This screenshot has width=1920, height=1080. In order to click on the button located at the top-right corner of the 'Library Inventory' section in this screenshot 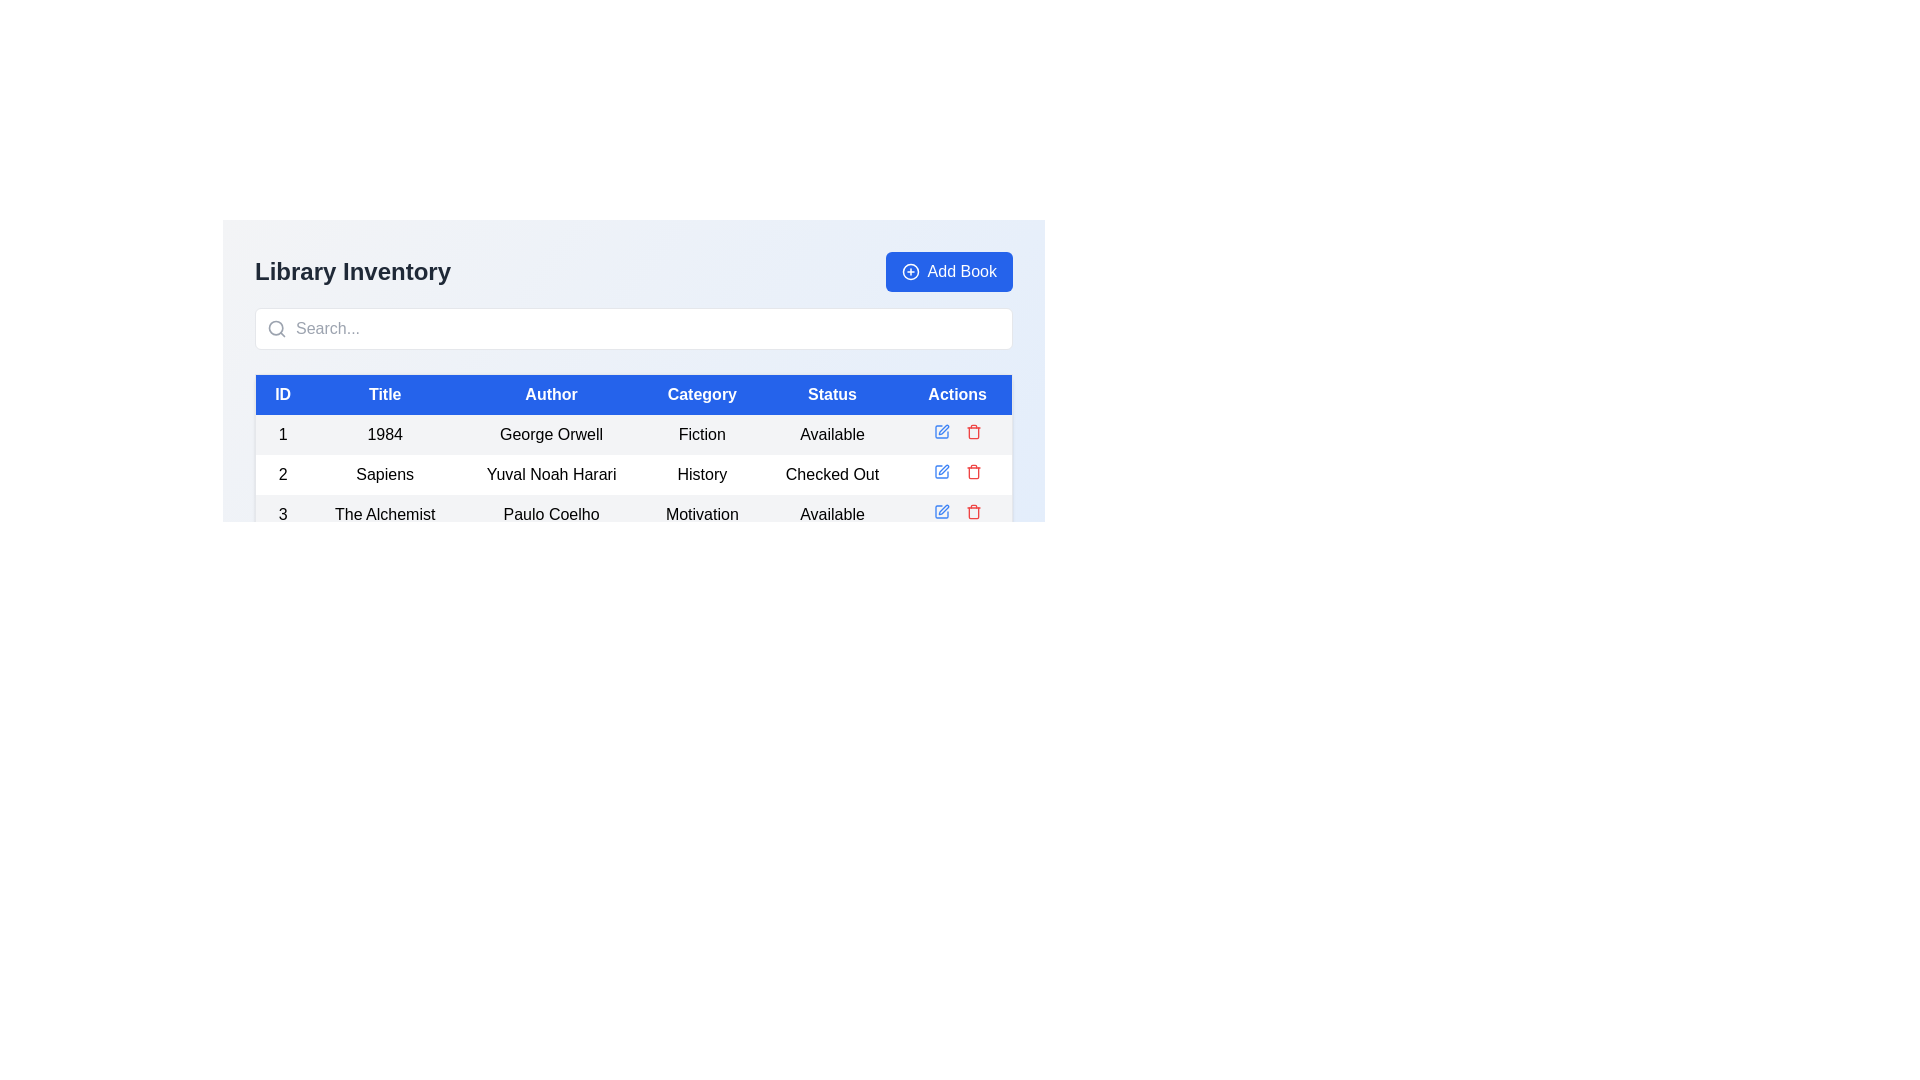, I will do `click(948, 272)`.